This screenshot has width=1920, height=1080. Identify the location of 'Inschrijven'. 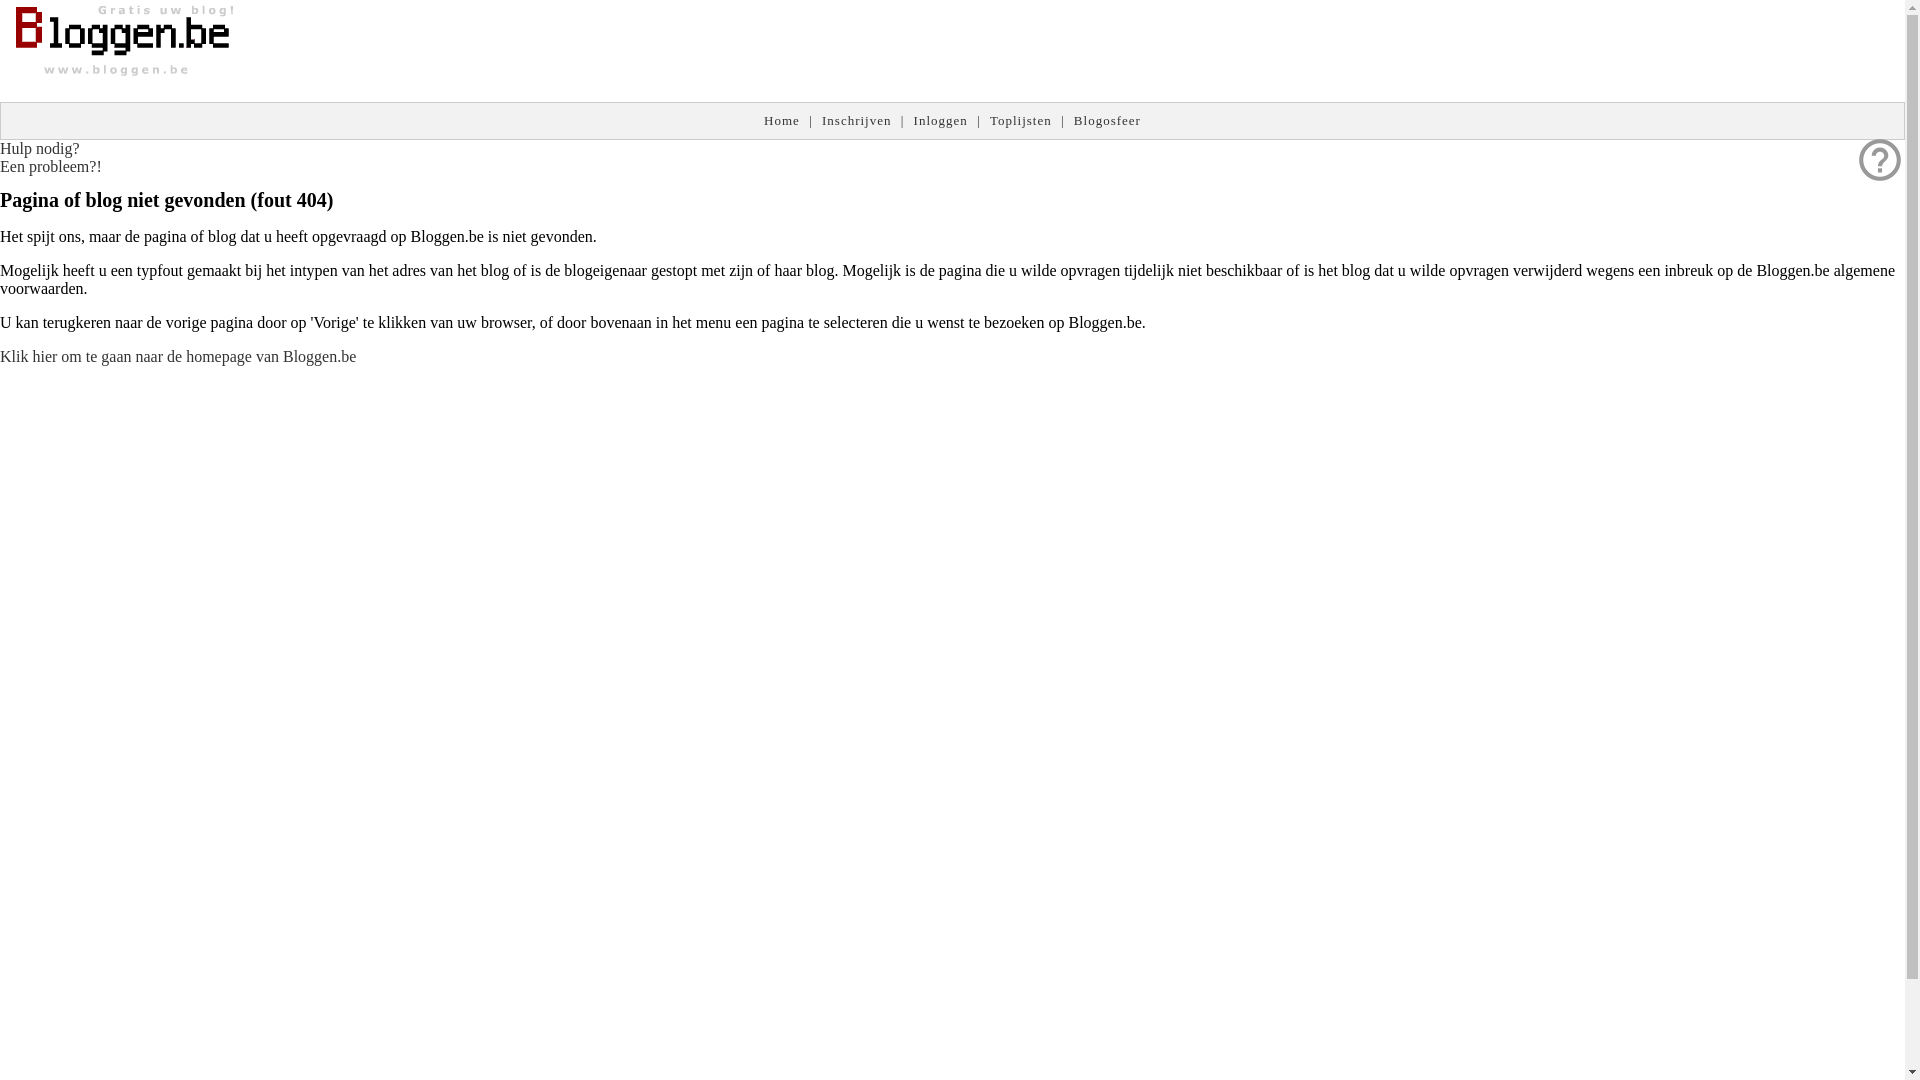
(856, 120).